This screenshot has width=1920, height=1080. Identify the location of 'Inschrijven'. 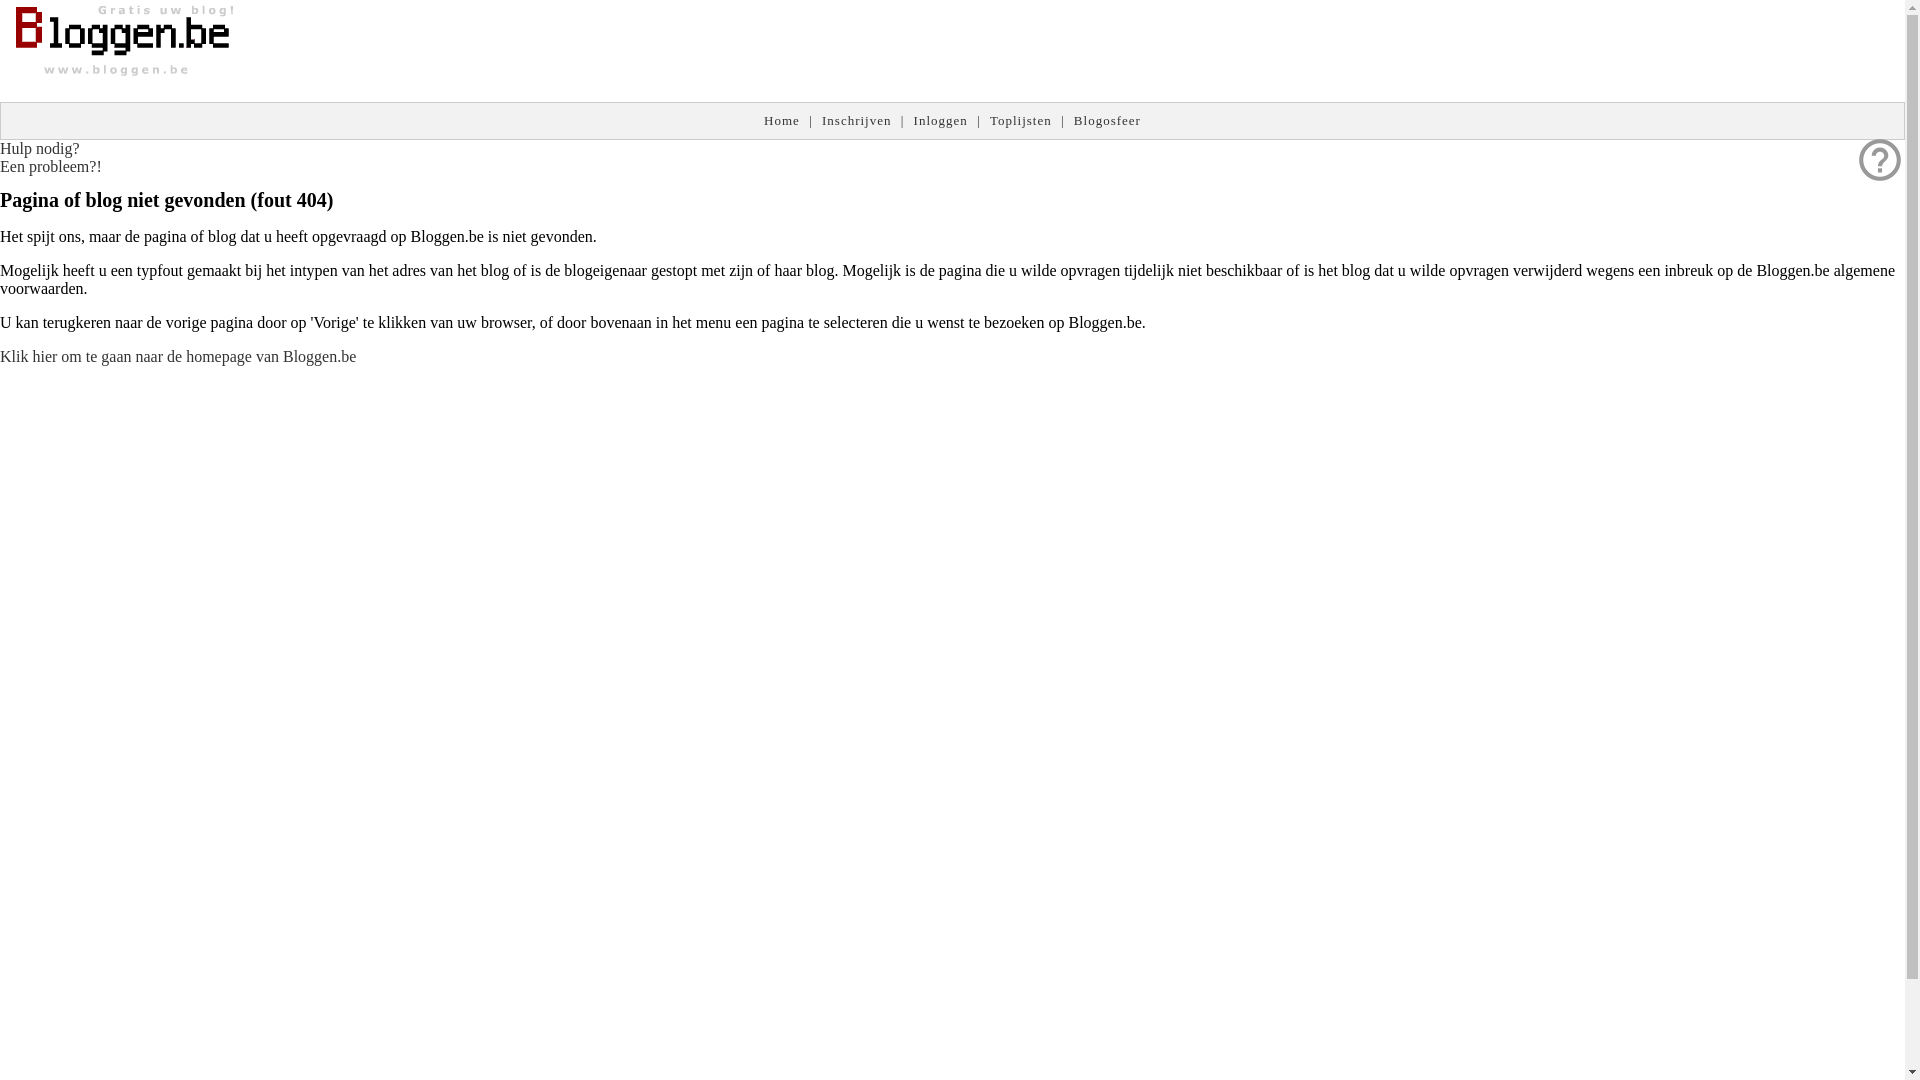
(856, 120).